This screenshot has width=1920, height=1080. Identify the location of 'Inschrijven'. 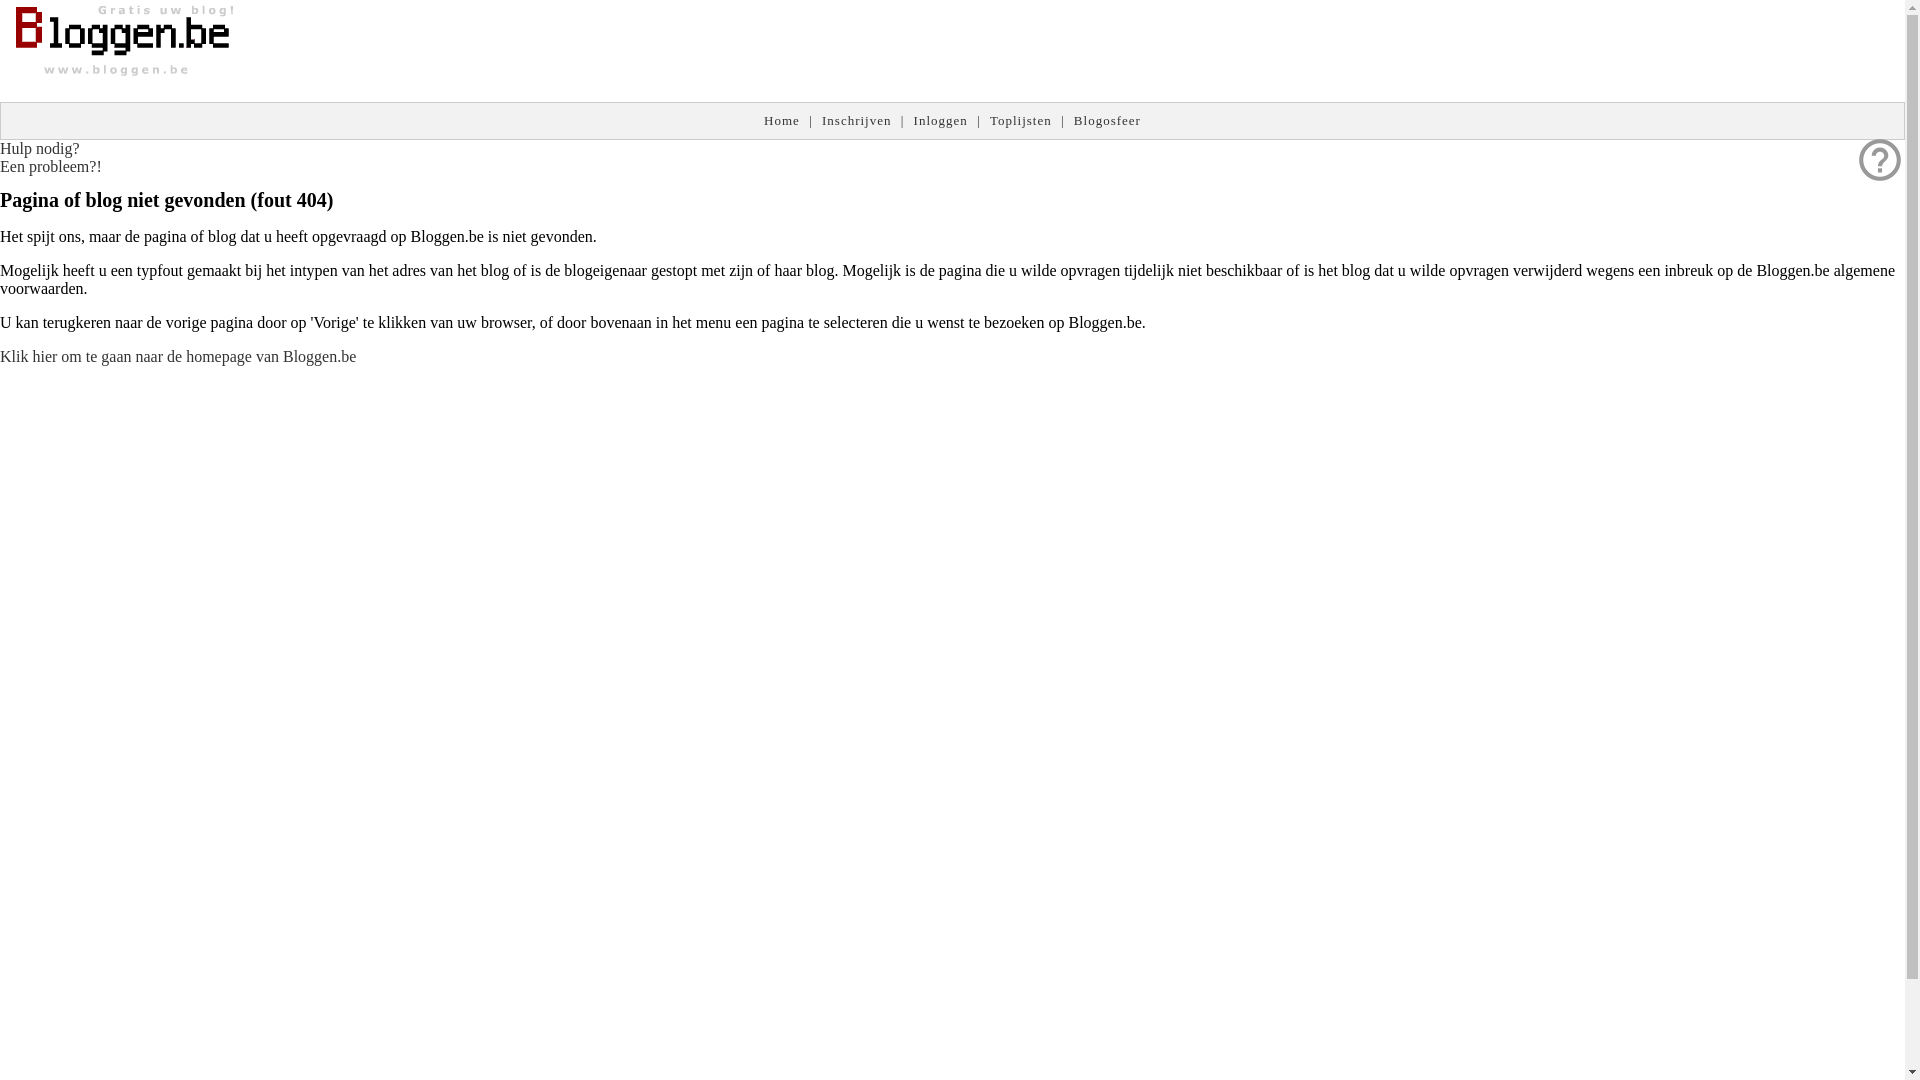
(856, 120).